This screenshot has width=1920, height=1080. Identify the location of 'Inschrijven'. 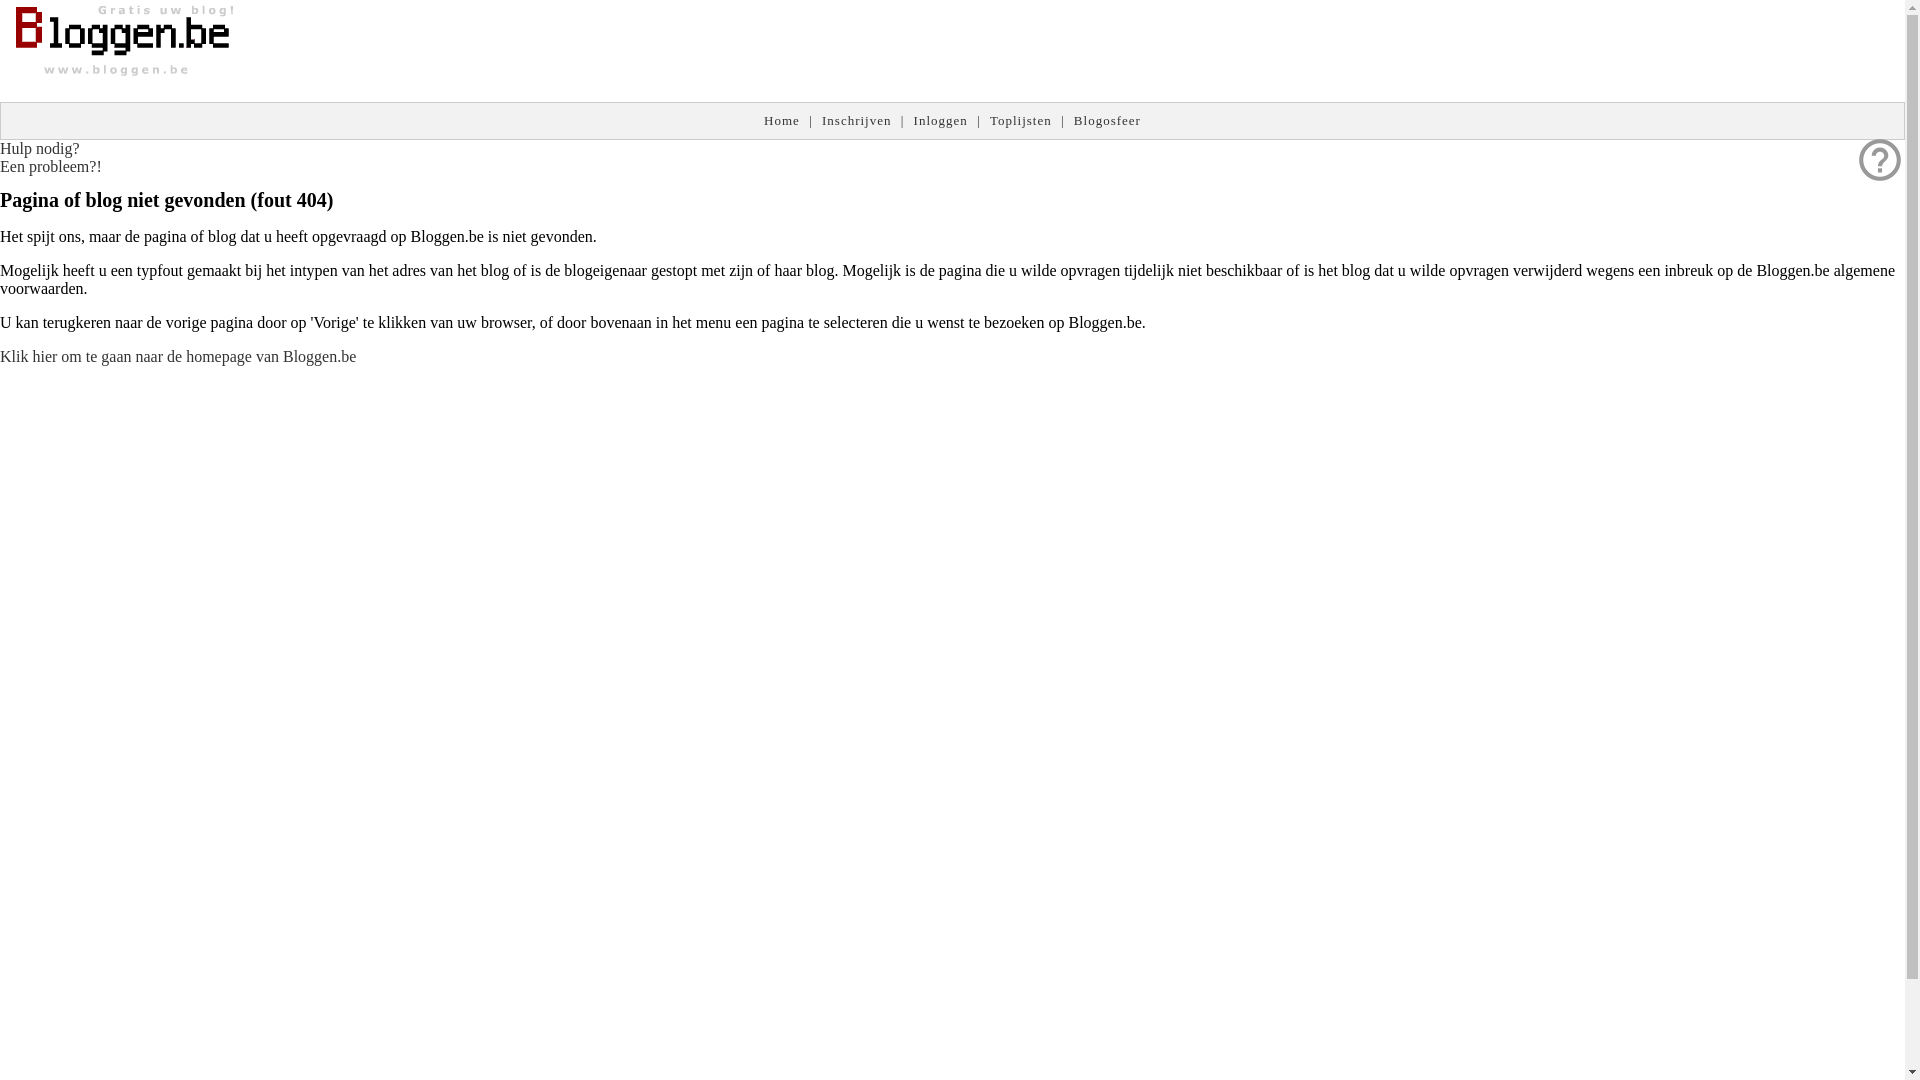
(856, 120).